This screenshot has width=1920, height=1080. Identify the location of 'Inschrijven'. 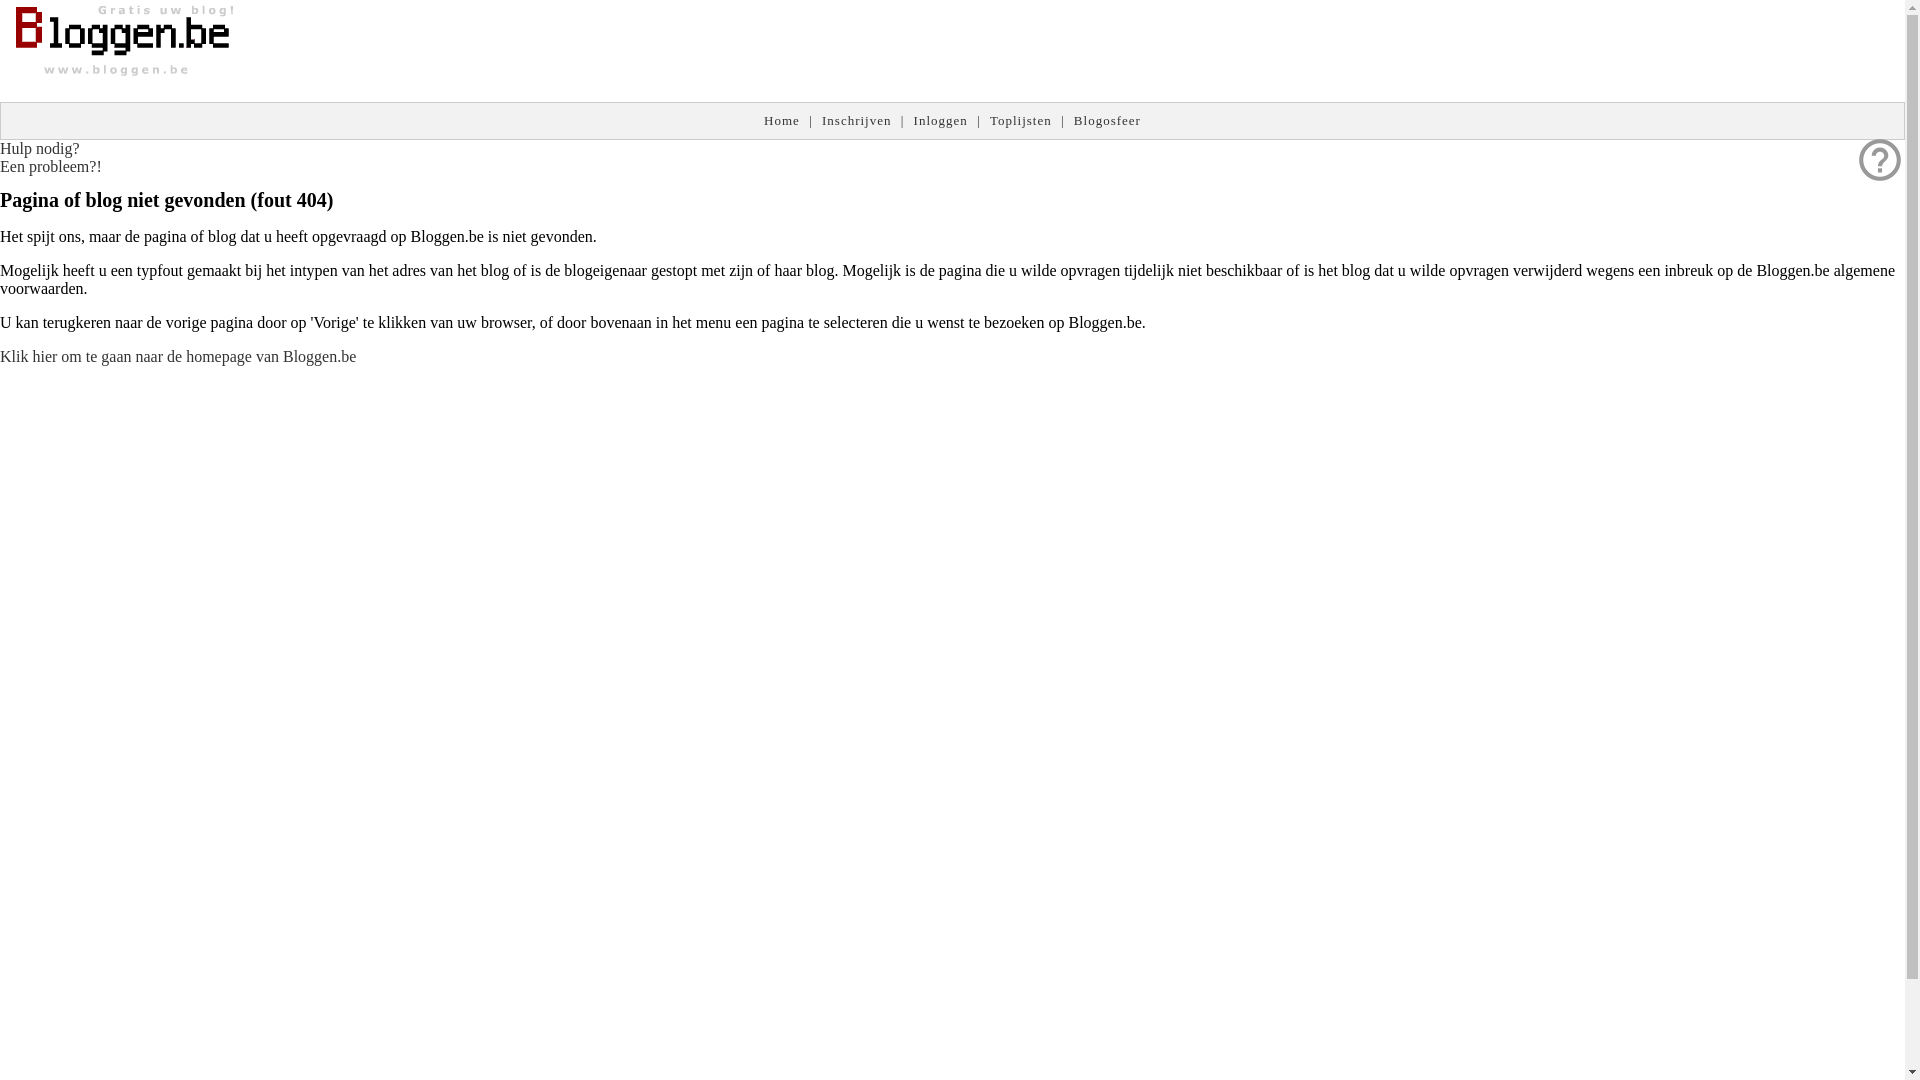
(856, 120).